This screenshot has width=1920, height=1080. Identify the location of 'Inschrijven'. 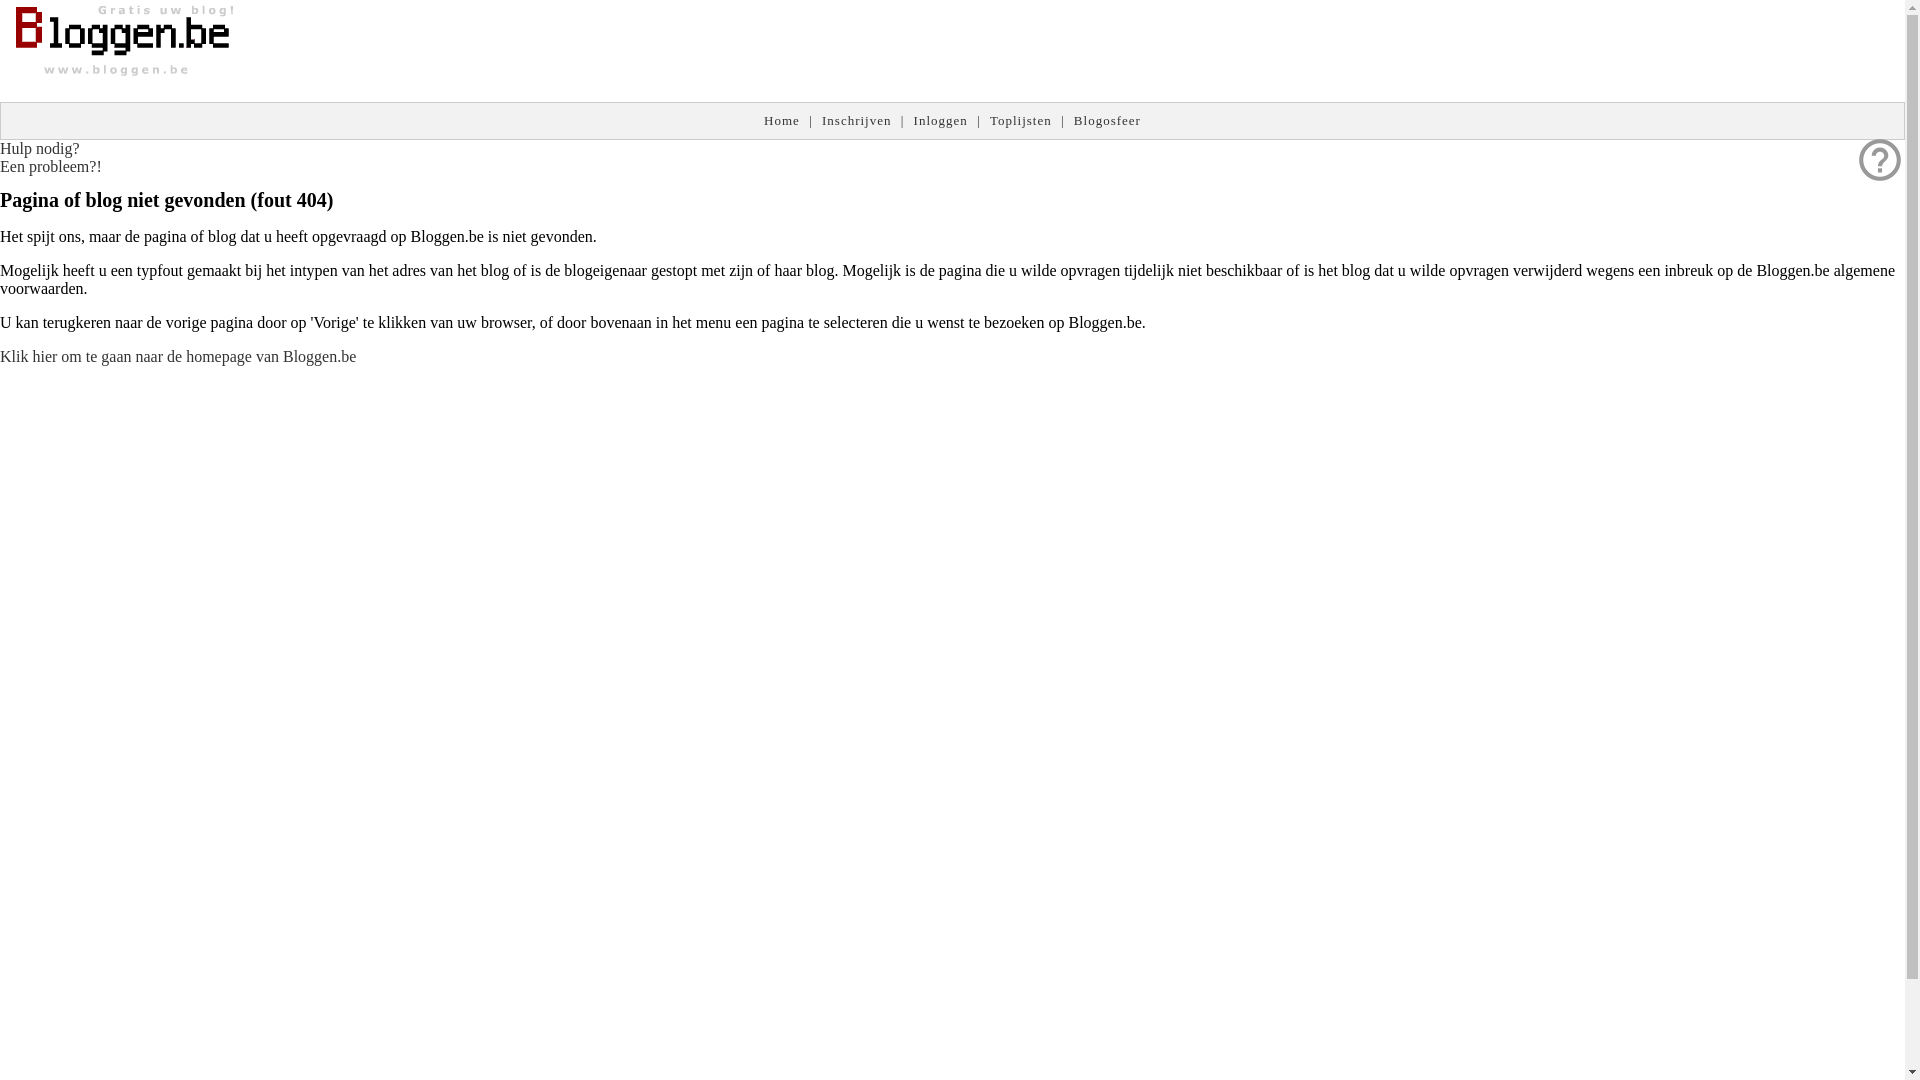
(856, 120).